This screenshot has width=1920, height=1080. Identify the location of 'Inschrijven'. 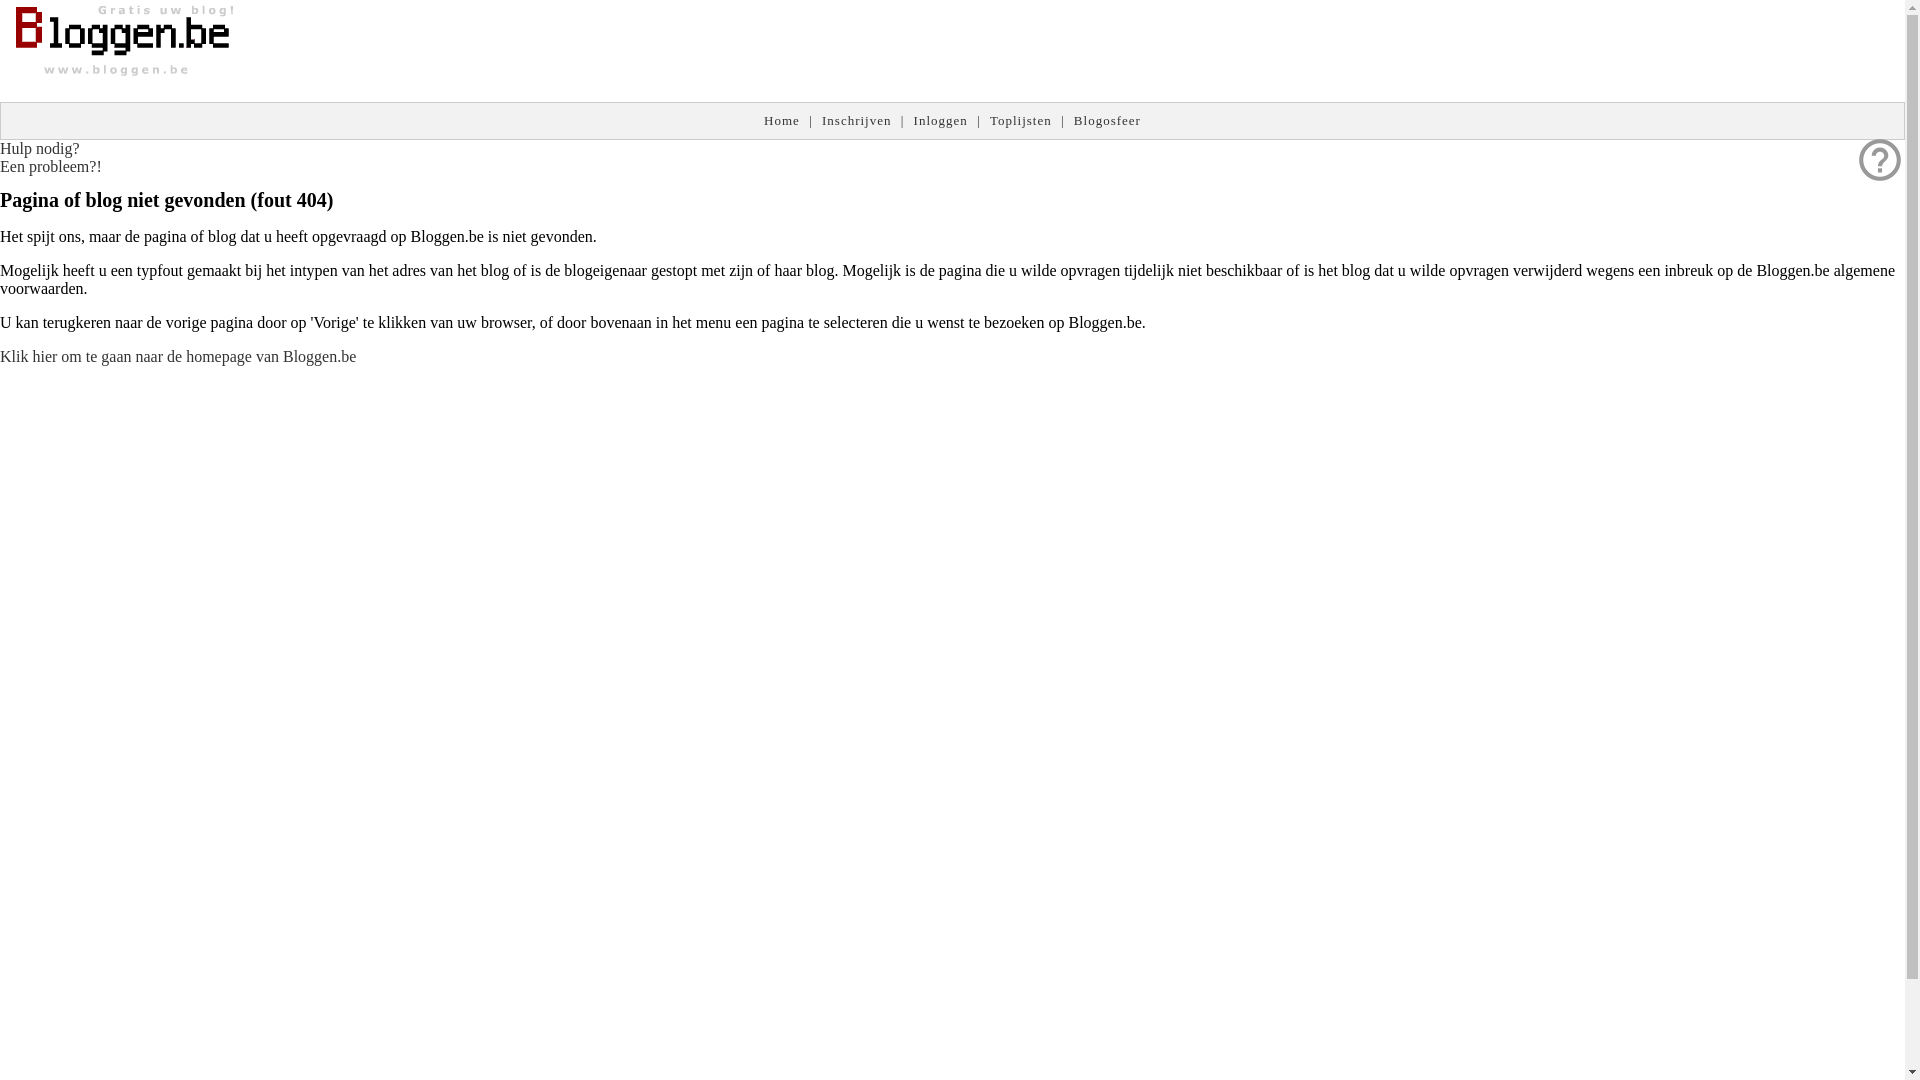
(856, 120).